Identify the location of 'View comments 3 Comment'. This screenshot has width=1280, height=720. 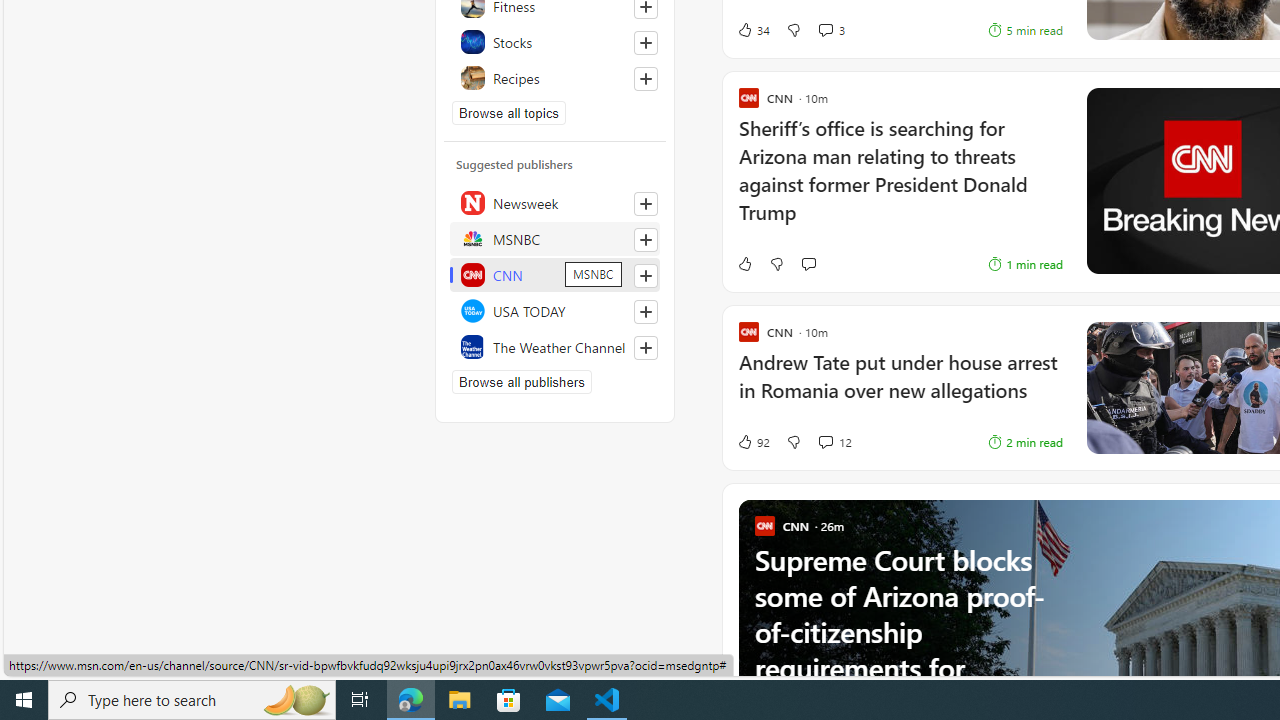
(825, 30).